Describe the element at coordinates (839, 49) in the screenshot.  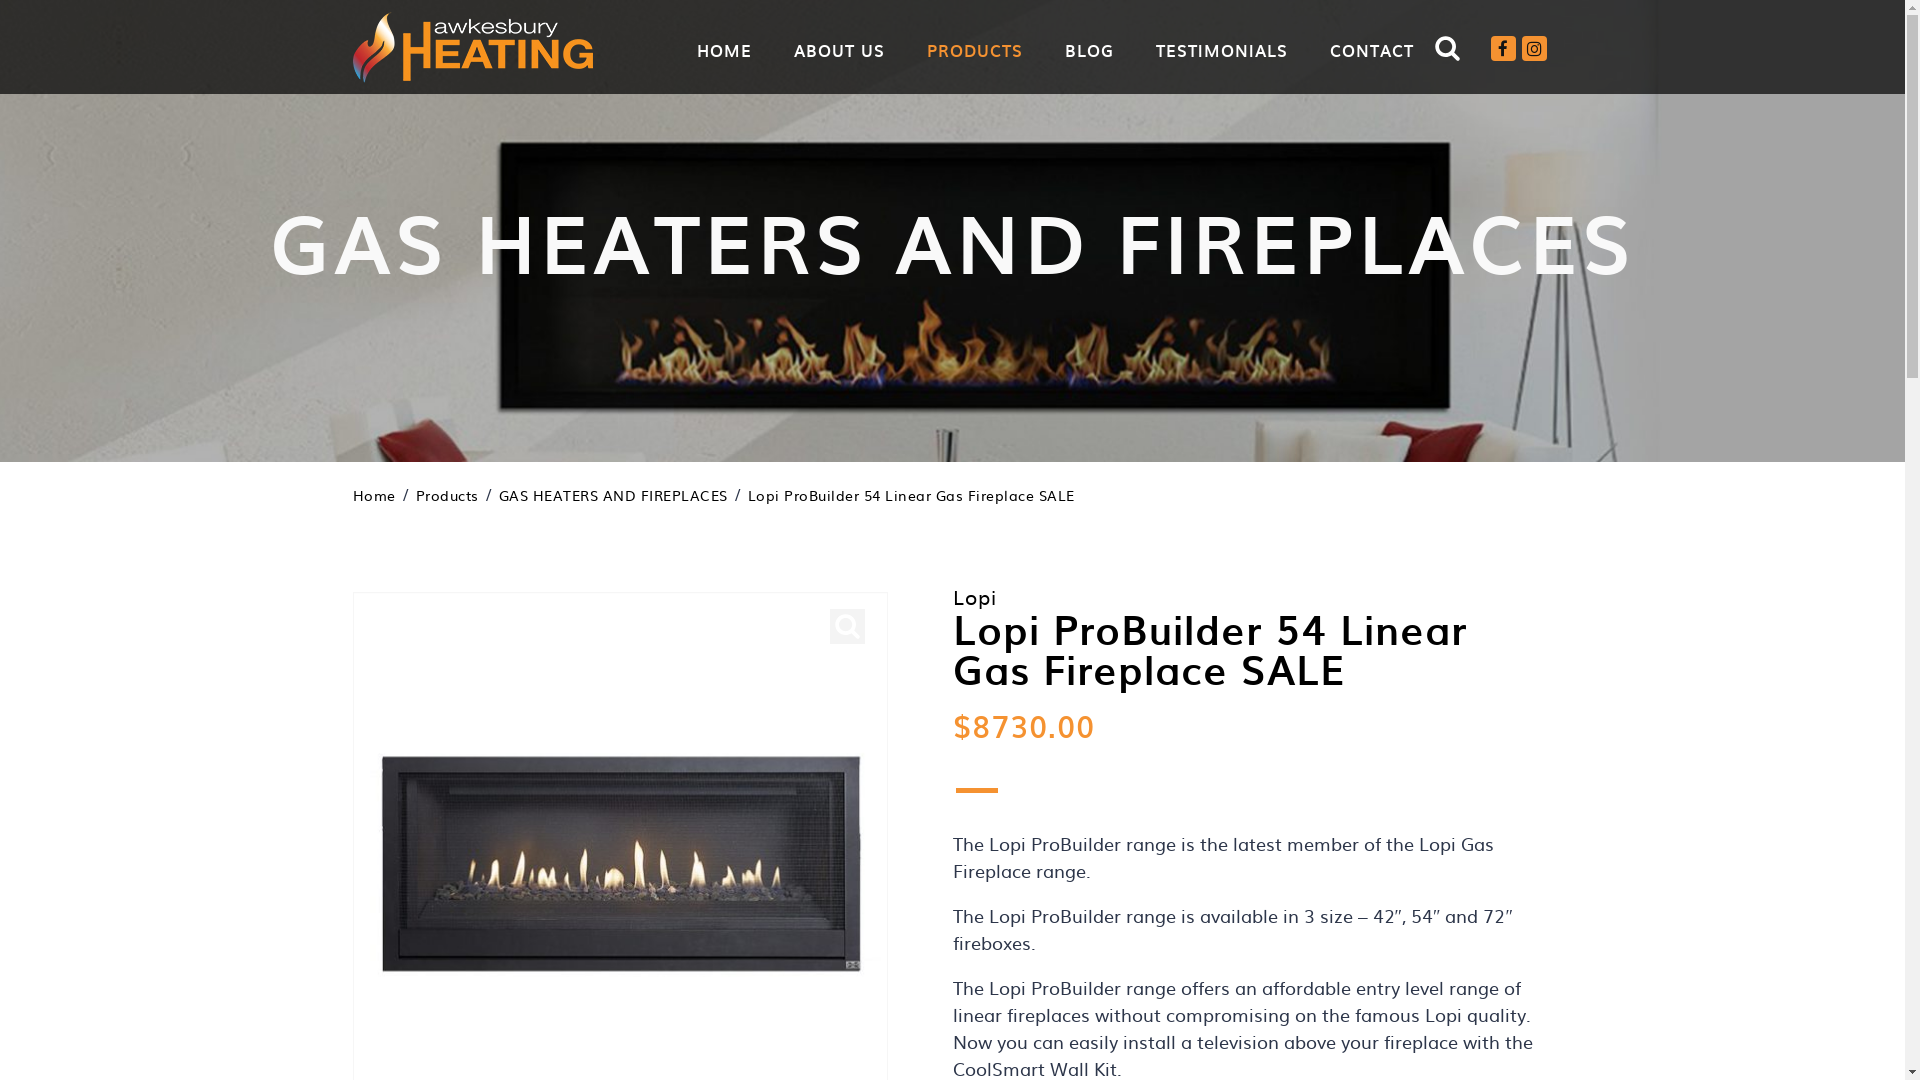
I see `'ABOUT US'` at that location.